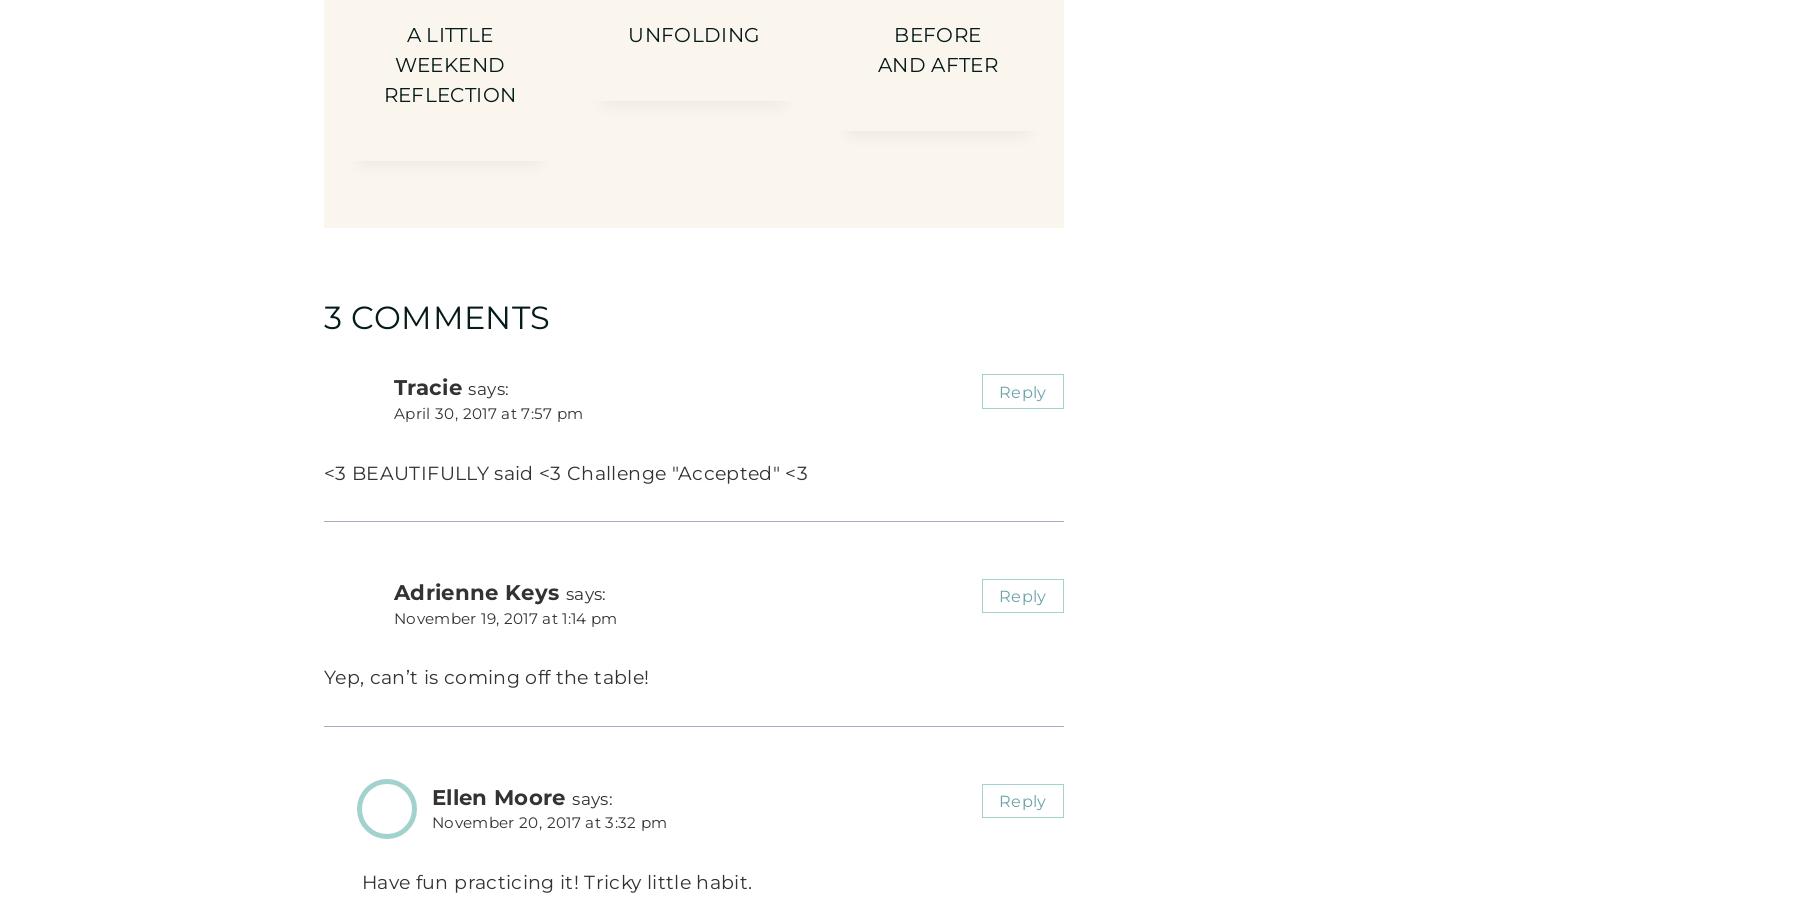 Image resolution: width=1800 pixels, height=908 pixels. What do you see at coordinates (428, 385) in the screenshot?
I see `'Tracie'` at bounding box center [428, 385].